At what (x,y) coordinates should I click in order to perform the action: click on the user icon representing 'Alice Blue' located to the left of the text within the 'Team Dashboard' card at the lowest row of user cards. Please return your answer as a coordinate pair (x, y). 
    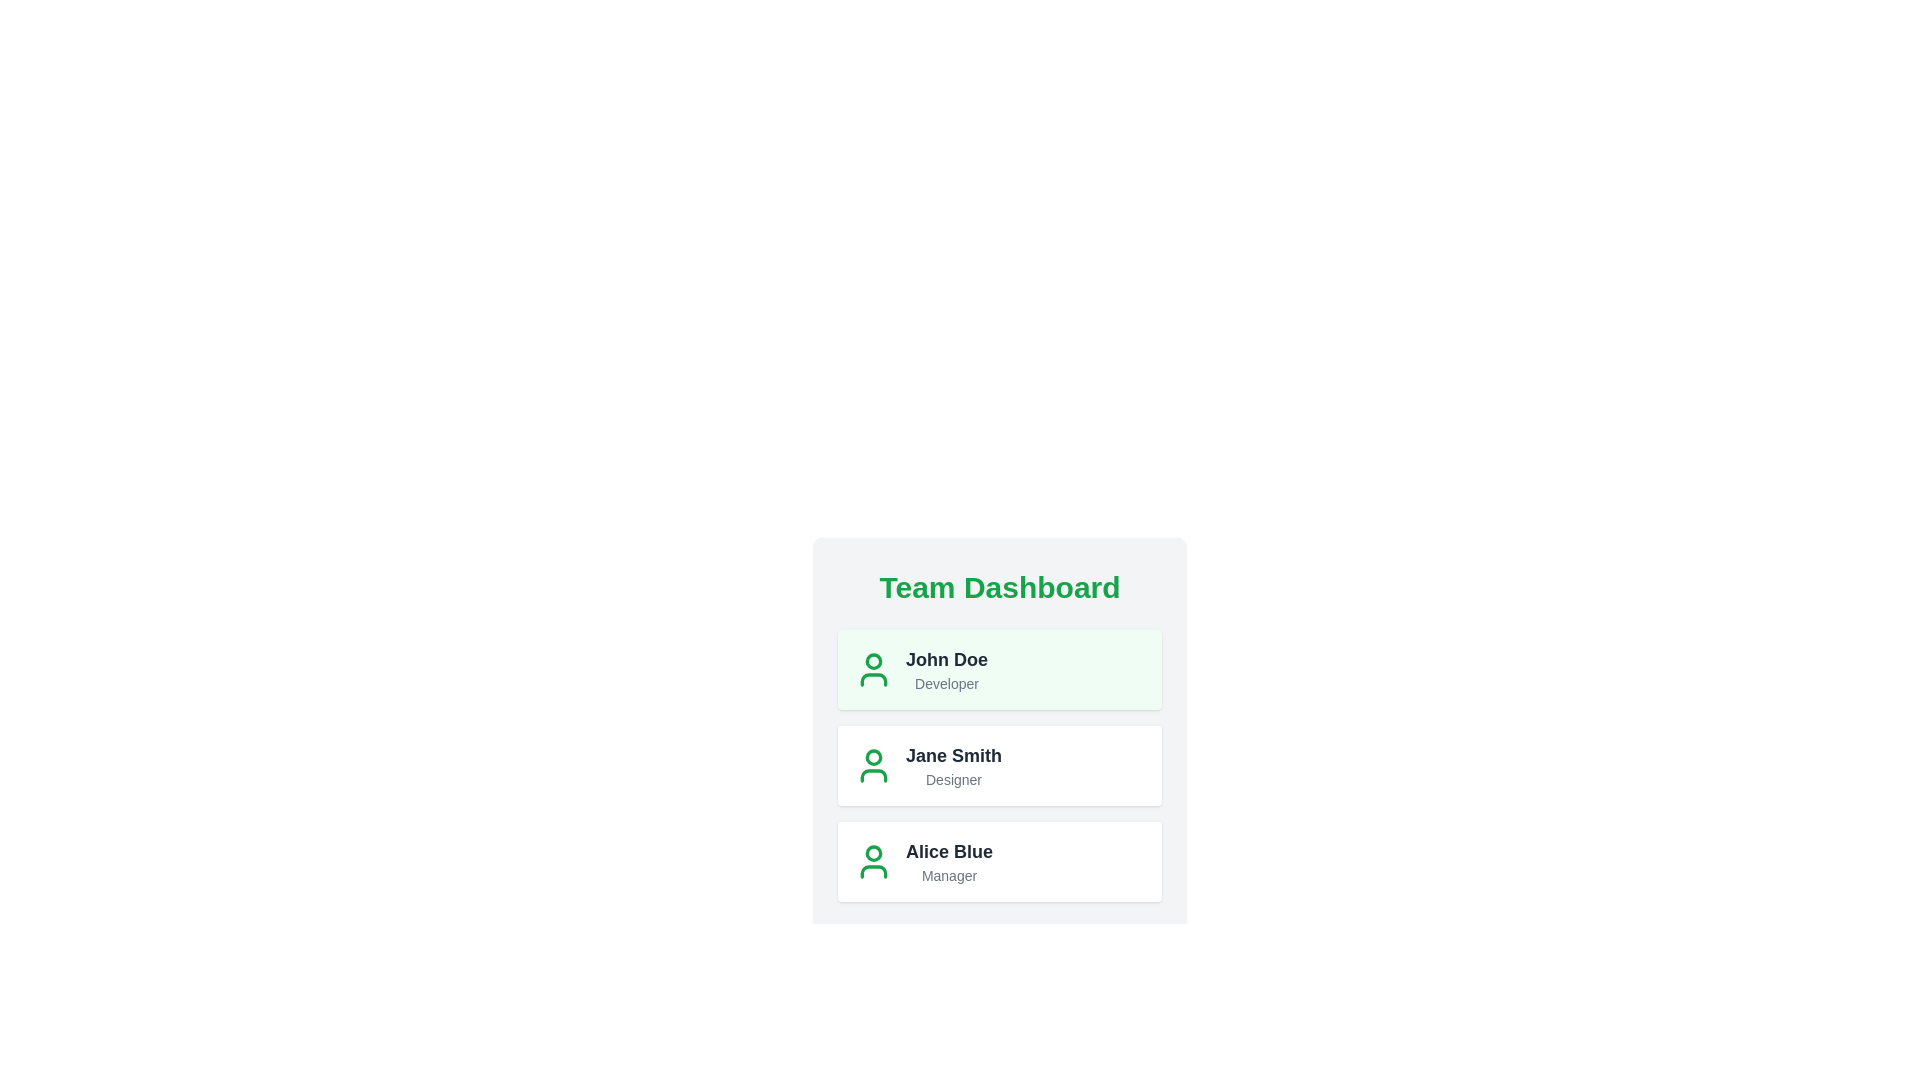
    Looking at the image, I should click on (873, 860).